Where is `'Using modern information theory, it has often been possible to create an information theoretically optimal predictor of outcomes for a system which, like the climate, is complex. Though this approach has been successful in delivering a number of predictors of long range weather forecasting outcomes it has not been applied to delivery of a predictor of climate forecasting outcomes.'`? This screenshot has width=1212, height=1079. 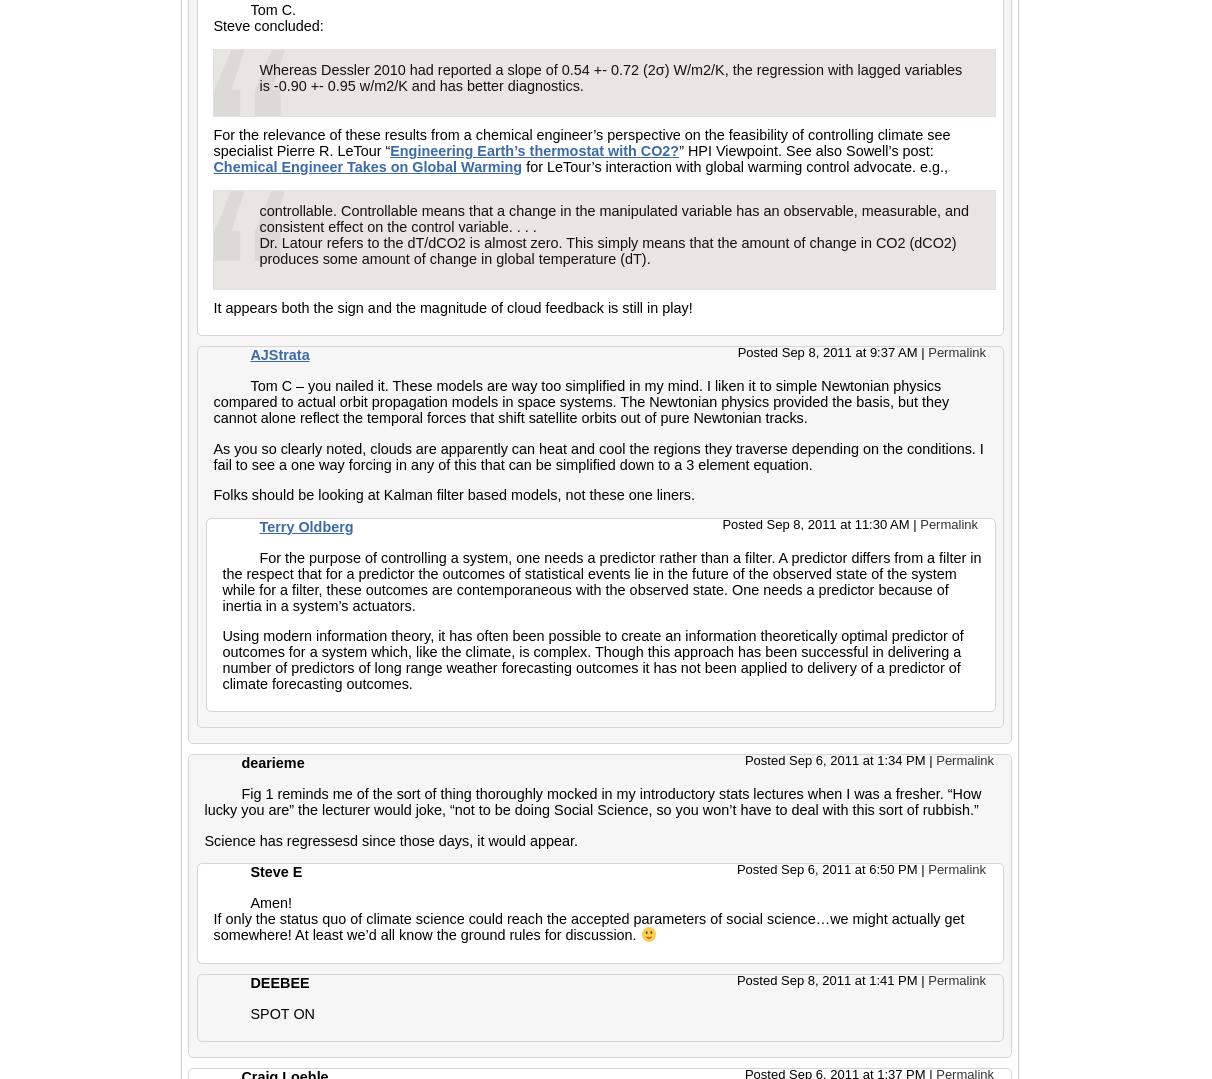 'Using modern information theory, it has often been possible to create an information theoretically optimal predictor of outcomes for a system which, like the climate, is complex. Though this approach has been successful in delivering a number of predictors of long range weather forecasting outcomes it has not been applied to delivery of a predictor of climate forecasting outcomes.' is located at coordinates (592, 658).